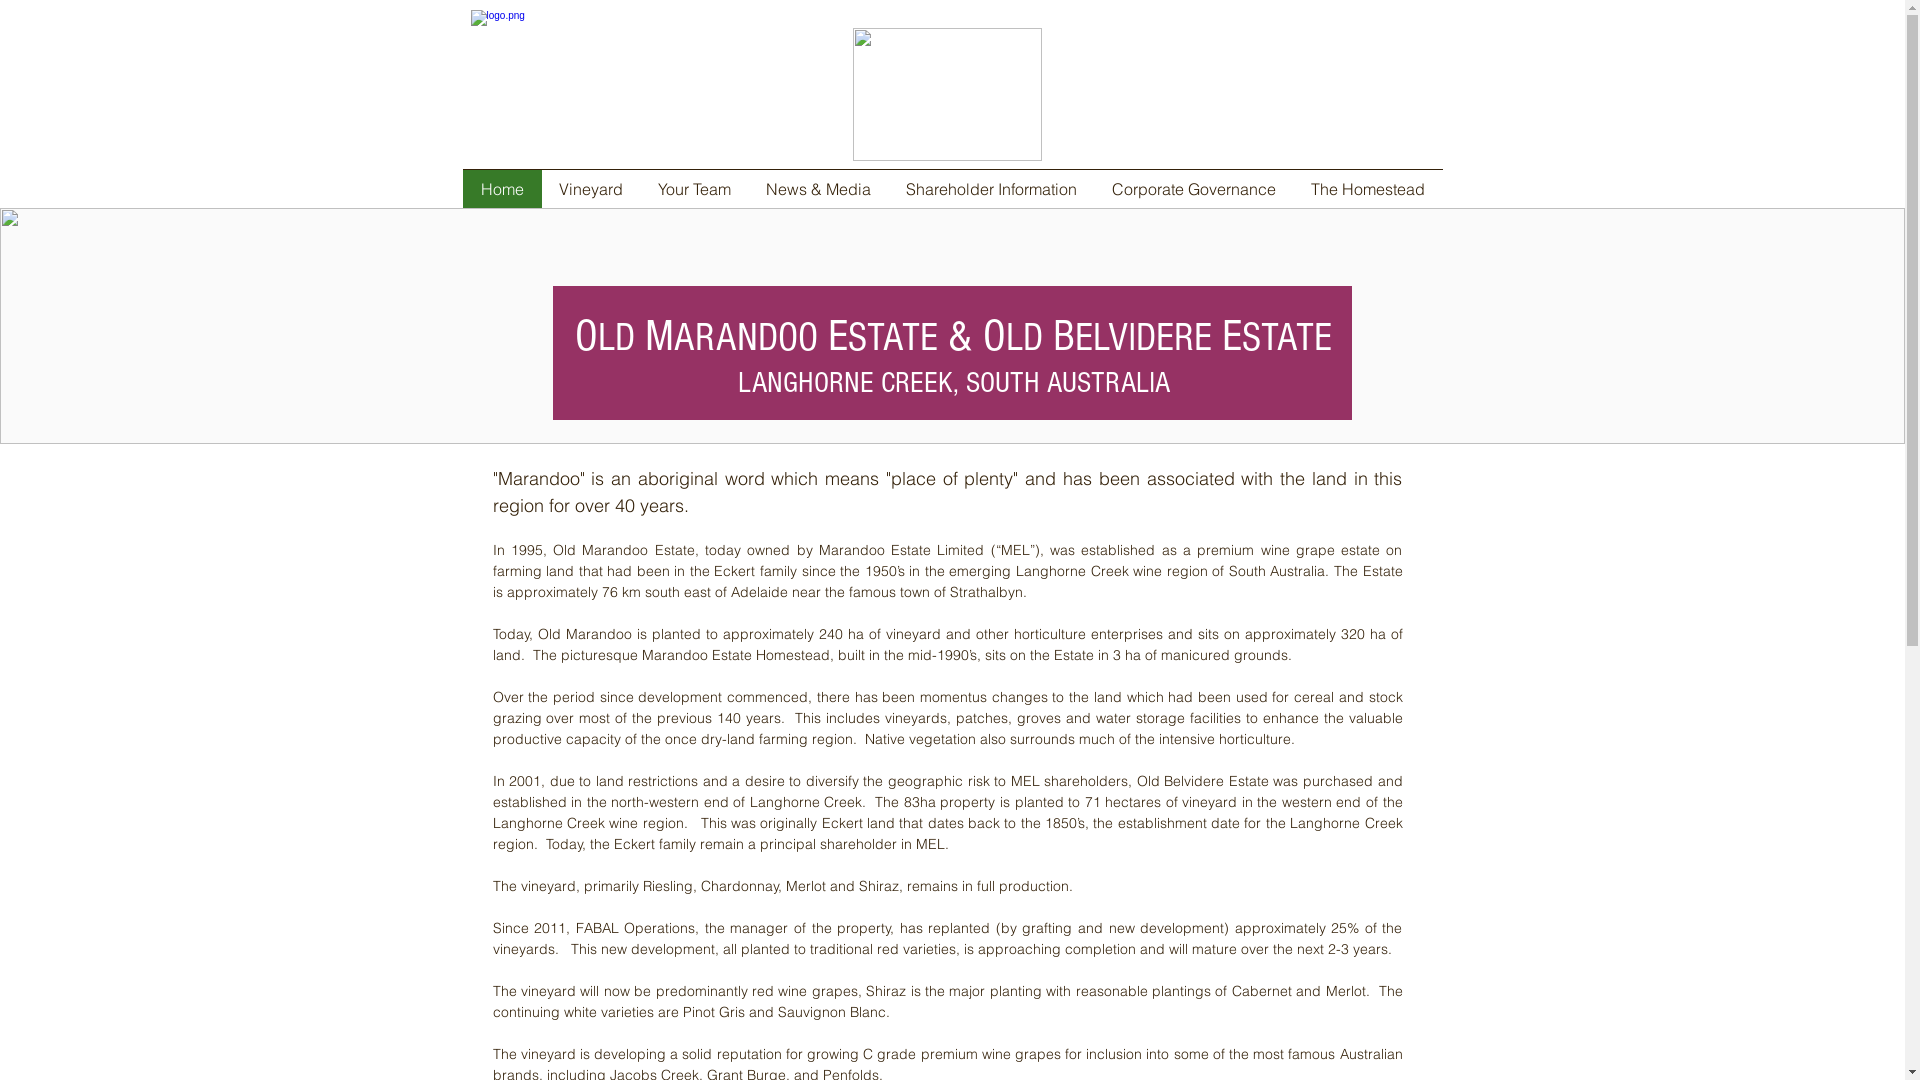 Image resolution: width=1920 pixels, height=1080 pixels. Describe the element at coordinates (501, 189) in the screenshot. I see `'Home'` at that location.